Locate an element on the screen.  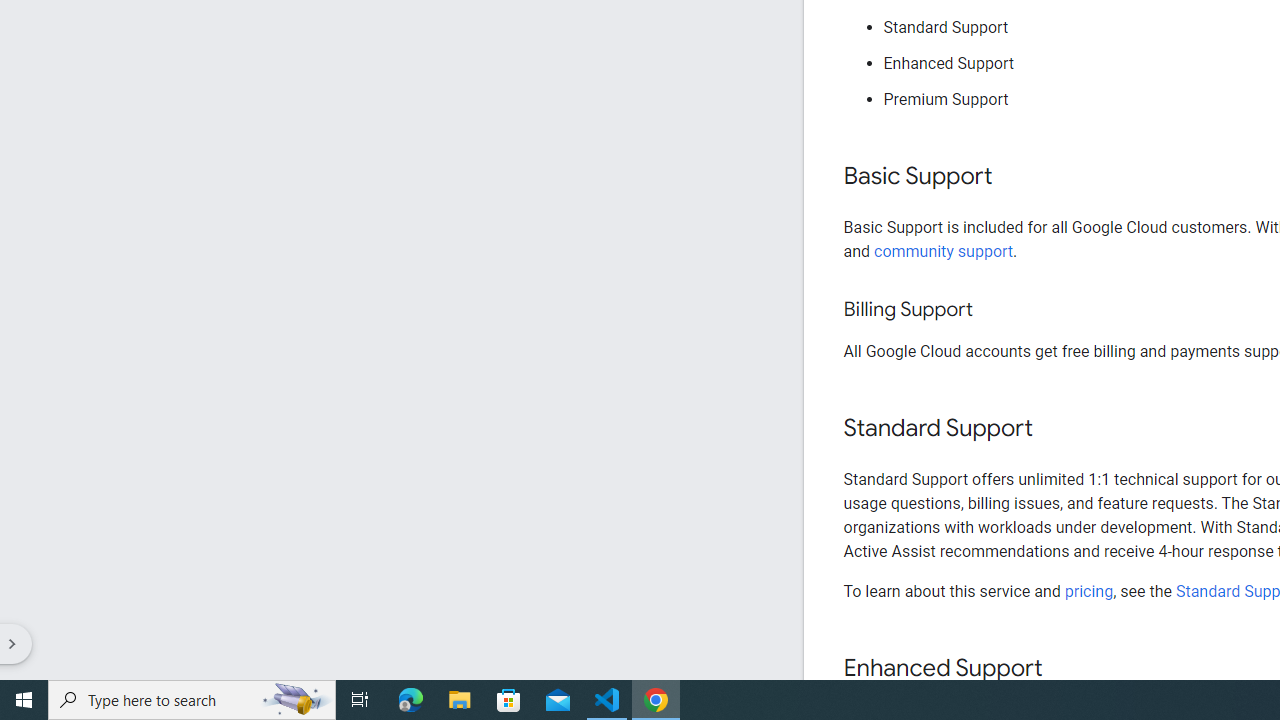
'Copy link to this section: Billing Support' is located at coordinates (992, 310).